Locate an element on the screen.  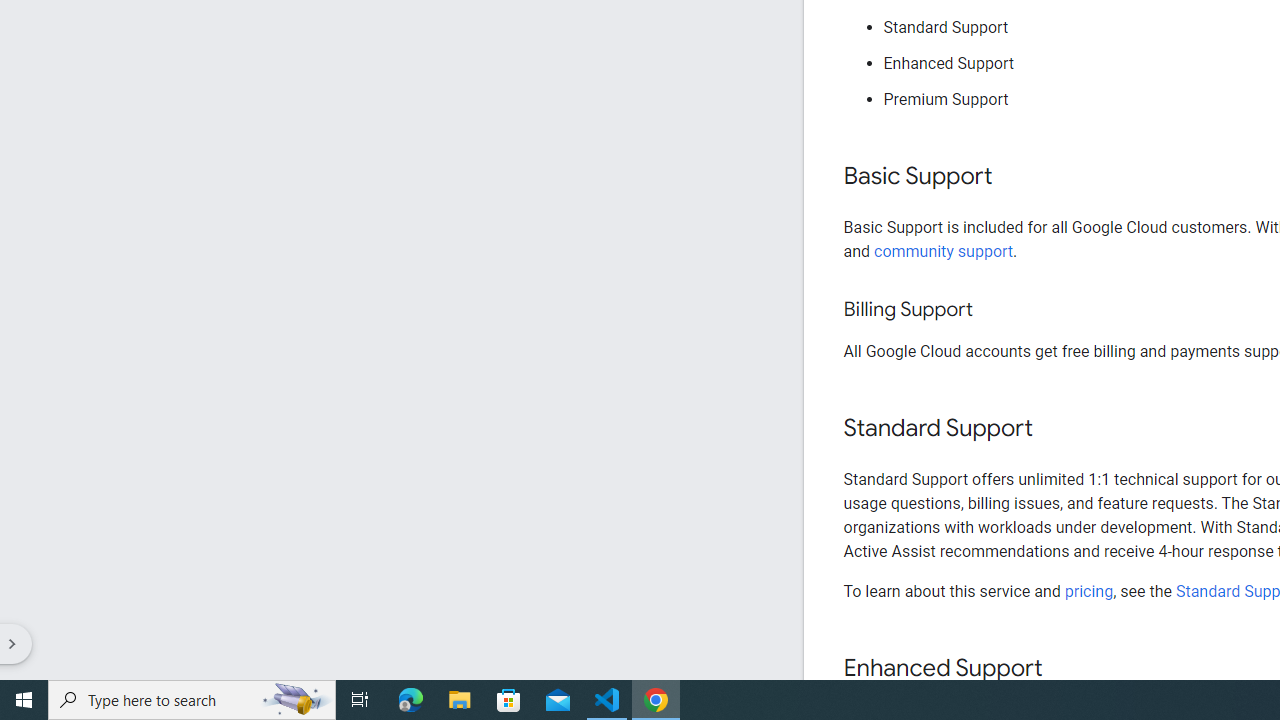
'Copy link to this section: Billing Support' is located at coordinates (992, 310).